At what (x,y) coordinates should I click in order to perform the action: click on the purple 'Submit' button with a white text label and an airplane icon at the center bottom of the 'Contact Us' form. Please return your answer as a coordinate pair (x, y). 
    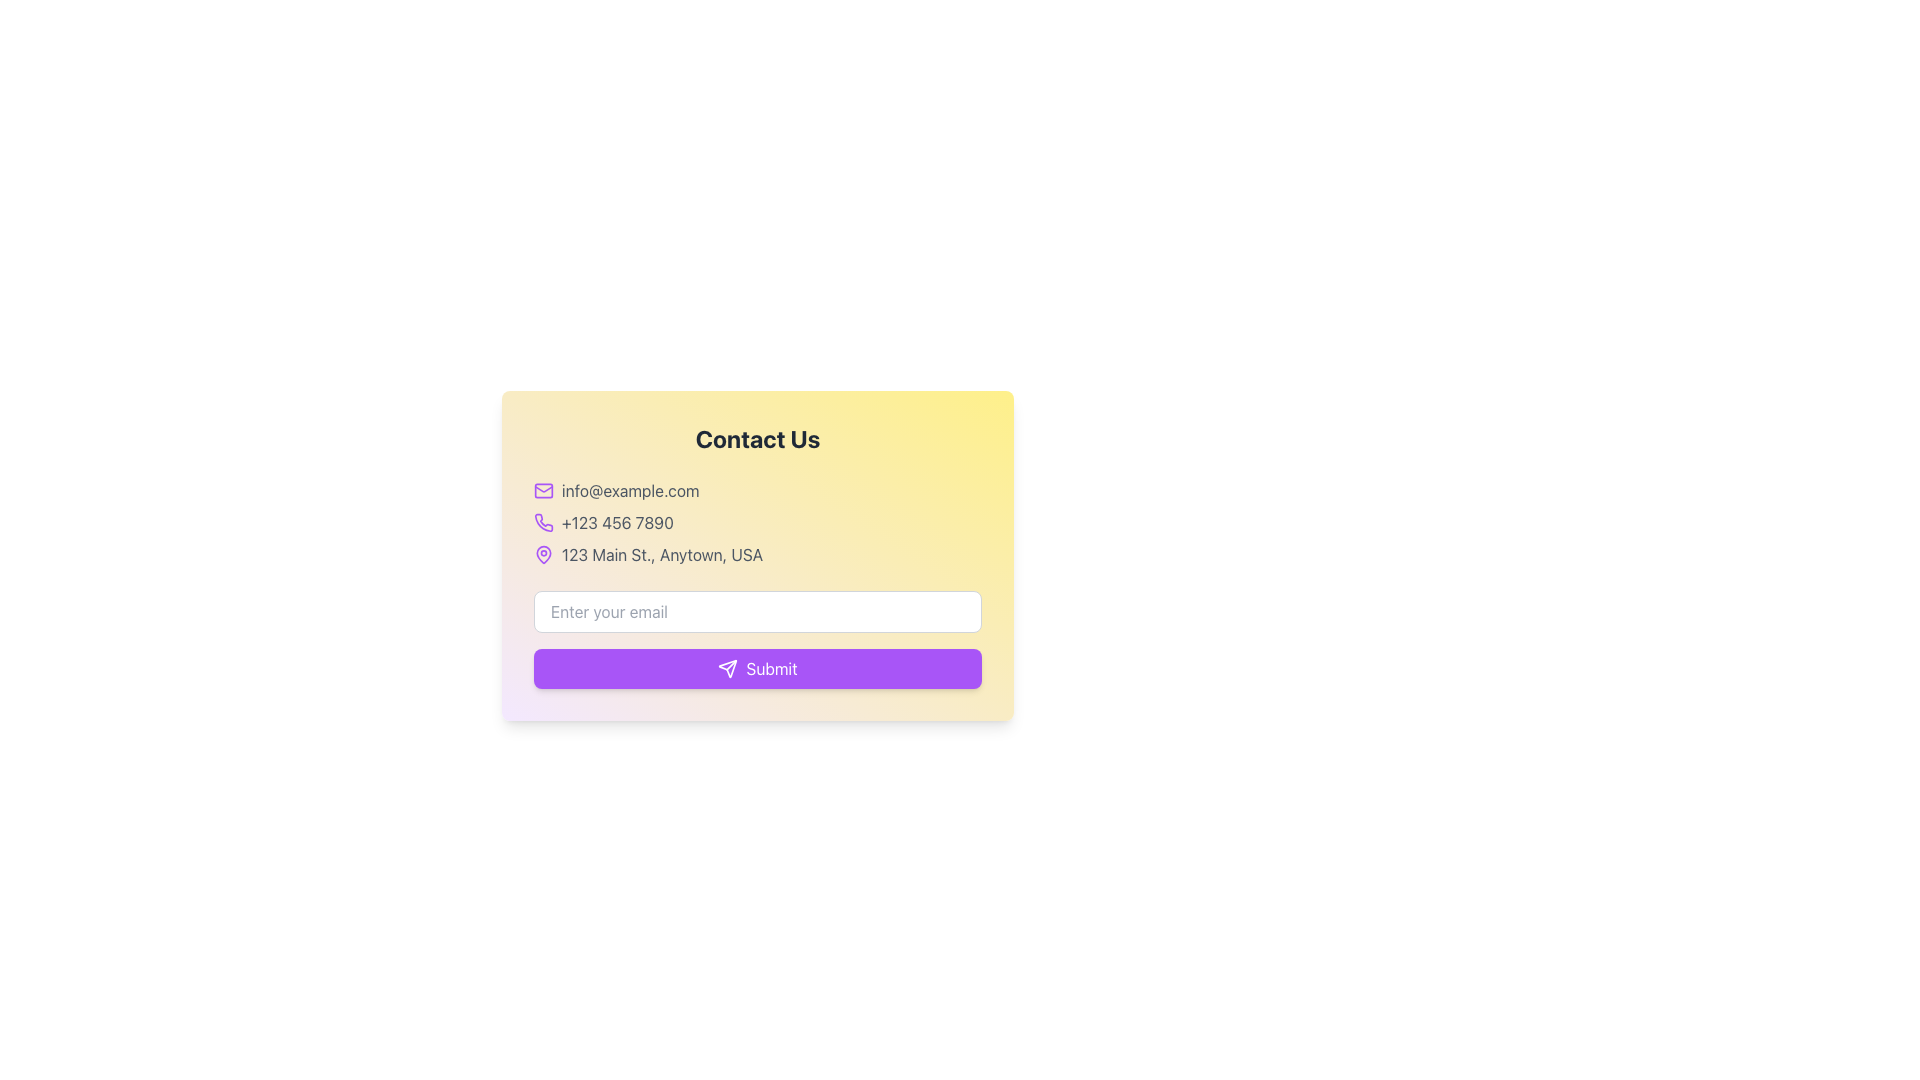
    Looking at the image, I should click on (757, 640).